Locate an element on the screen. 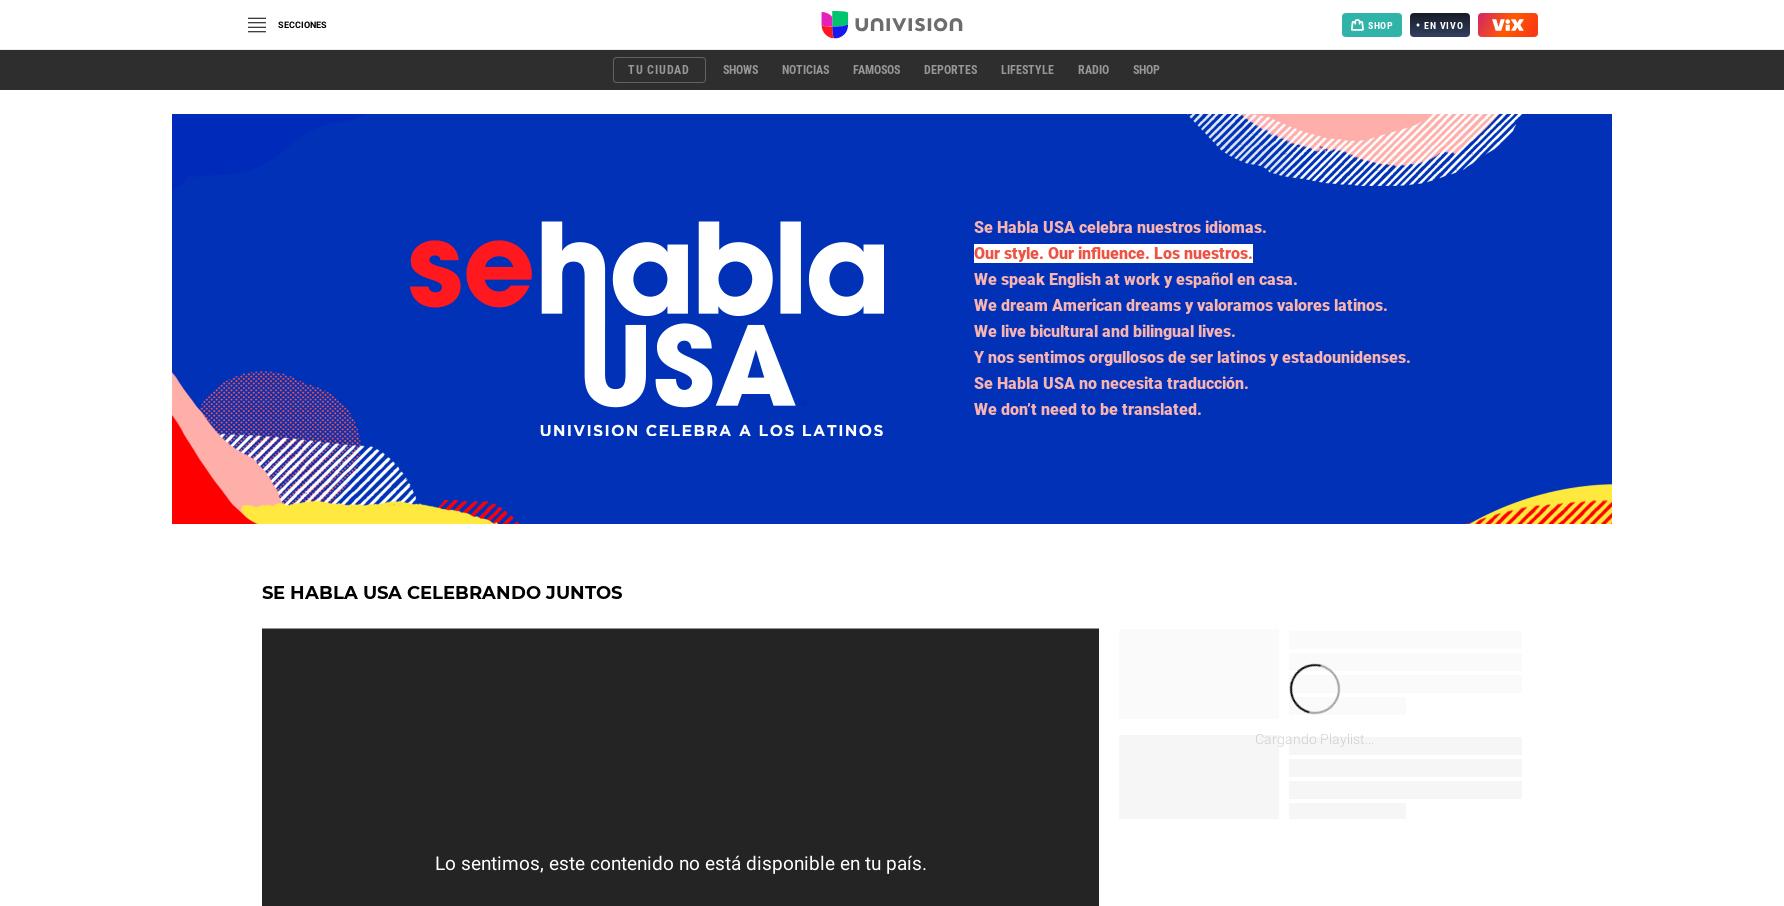 Image resolution: width=1784 pixels, height=906 pixels. 'Tu Ciudad' is located at coordinates (626, 70).